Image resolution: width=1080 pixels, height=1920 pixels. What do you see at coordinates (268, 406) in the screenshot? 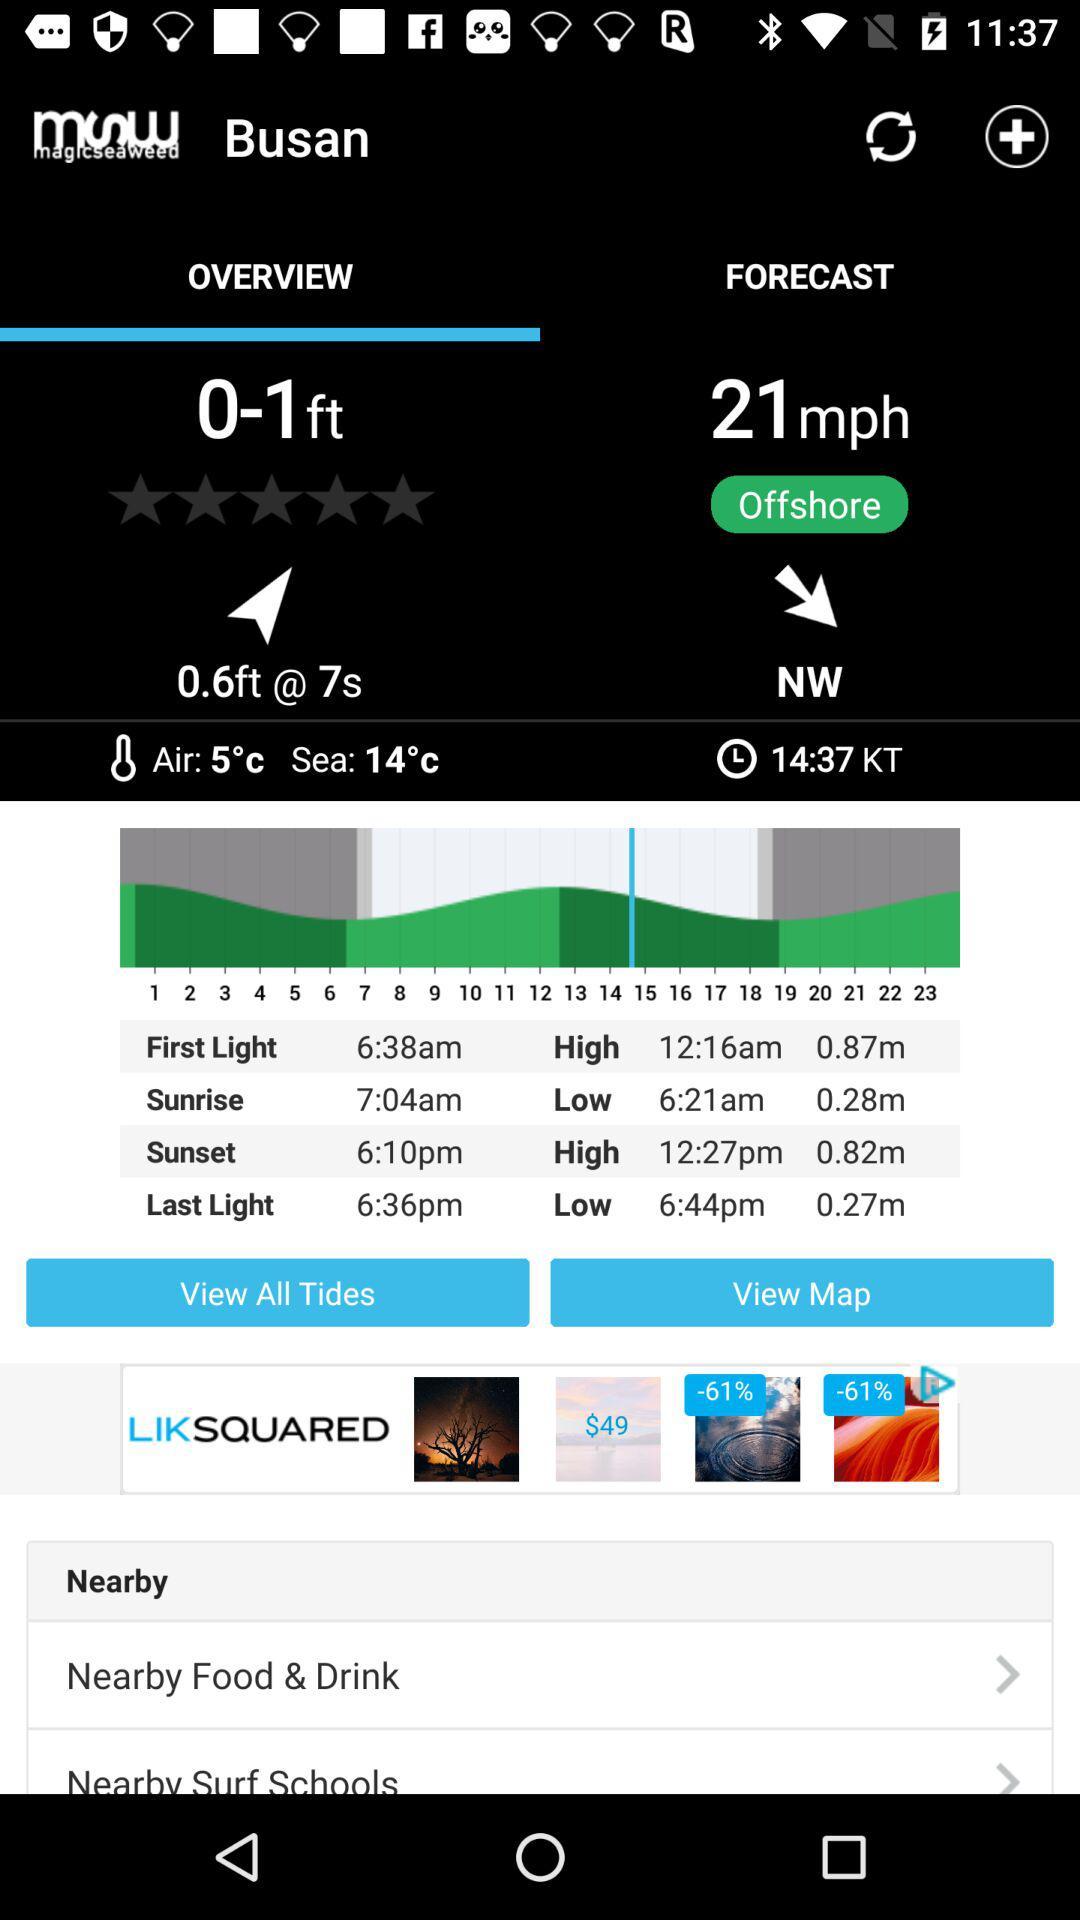
I see `0-1ft item` at bounding box center [268, 406].